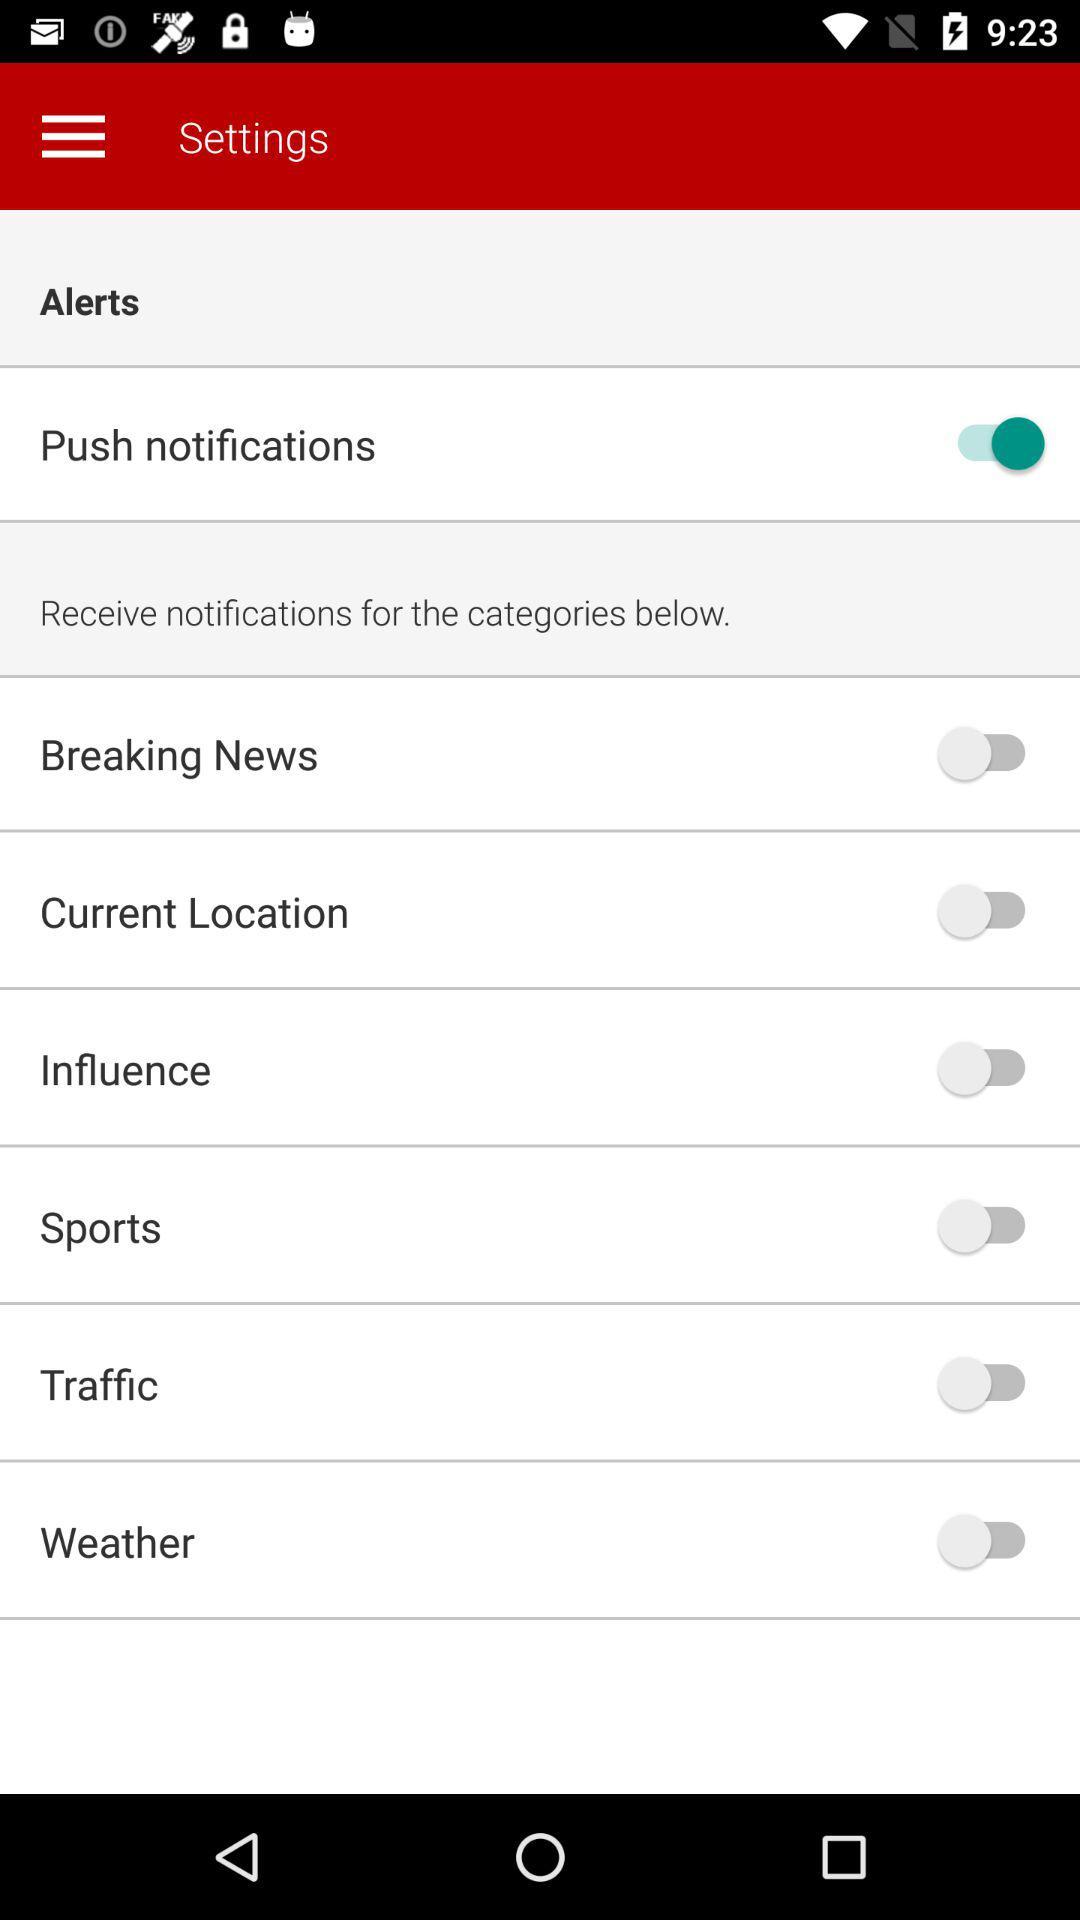 The width and height of the screenshot is (1080, 1920). Describe the element at coordinates (991, 442) in the screenshot. I see `push notification switch` at that location.